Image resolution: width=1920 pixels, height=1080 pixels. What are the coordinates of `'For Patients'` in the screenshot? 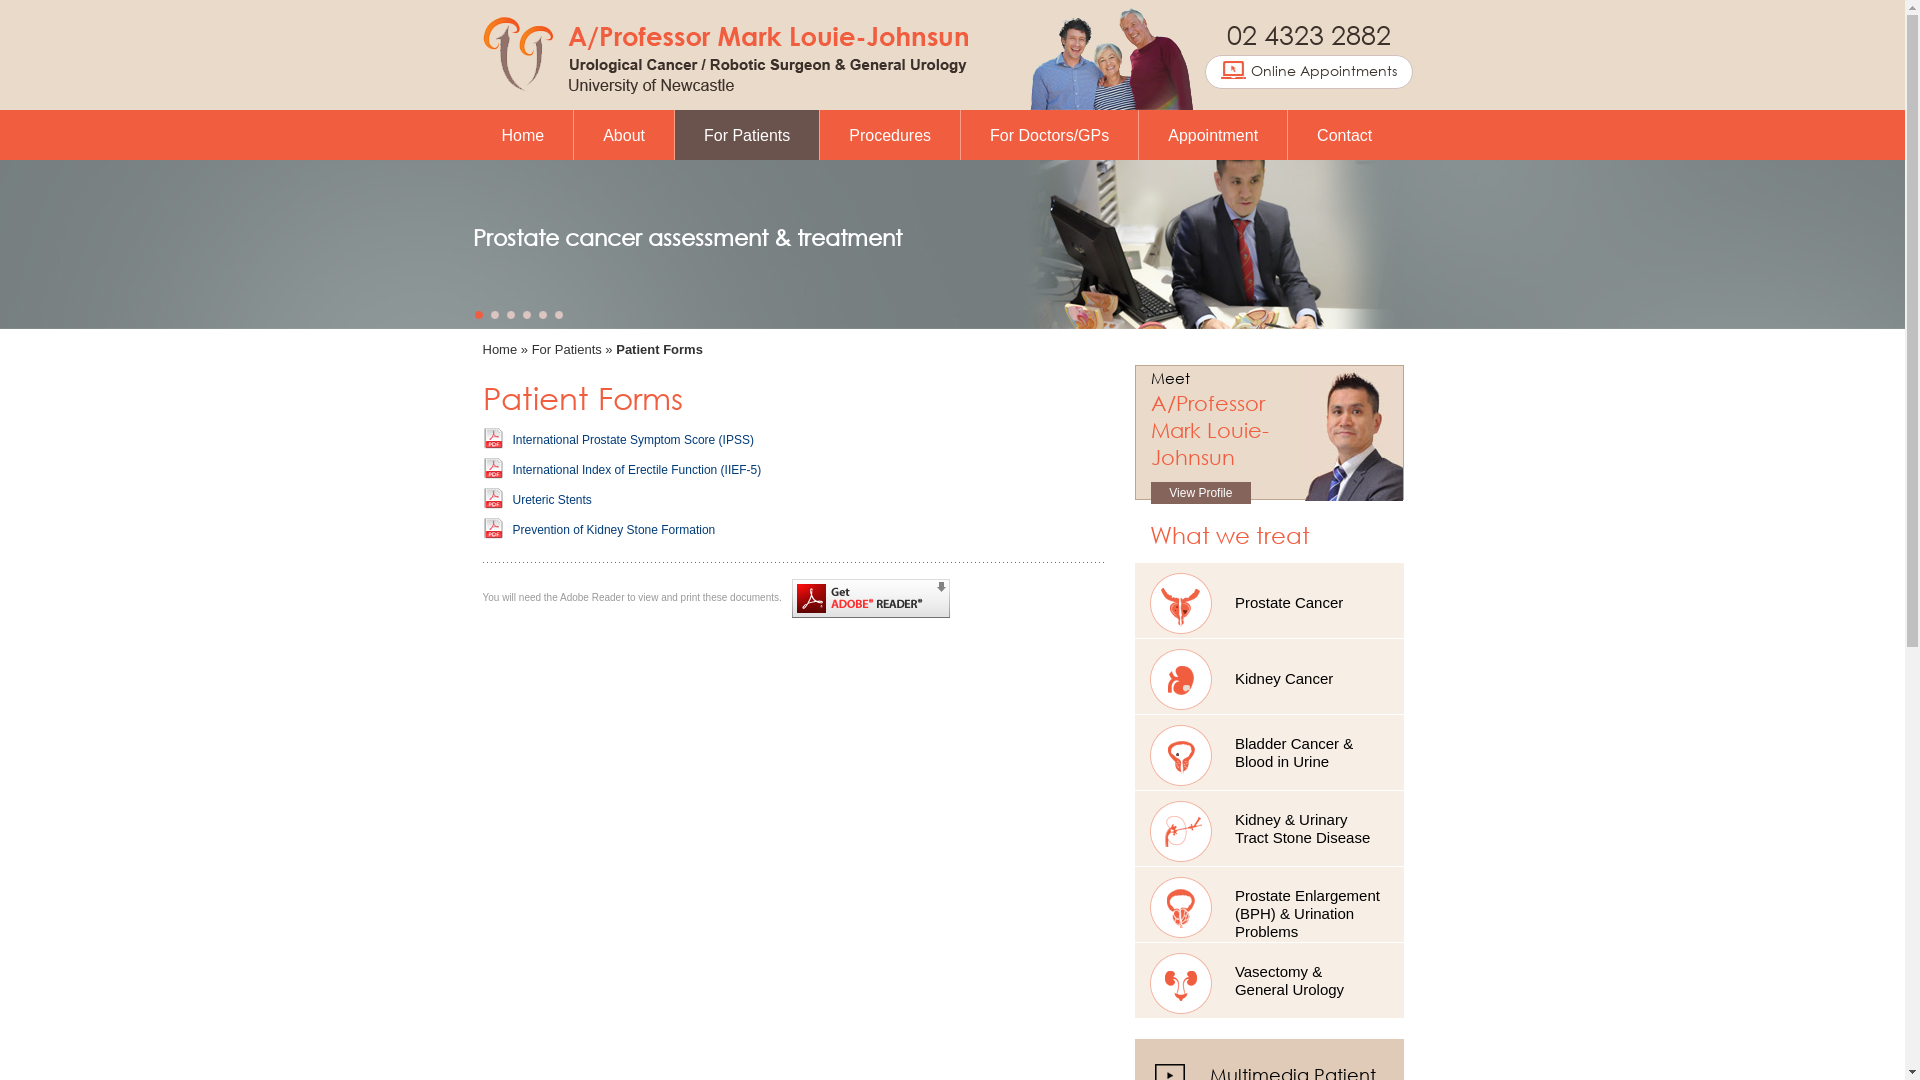 It's located at (565, 348).